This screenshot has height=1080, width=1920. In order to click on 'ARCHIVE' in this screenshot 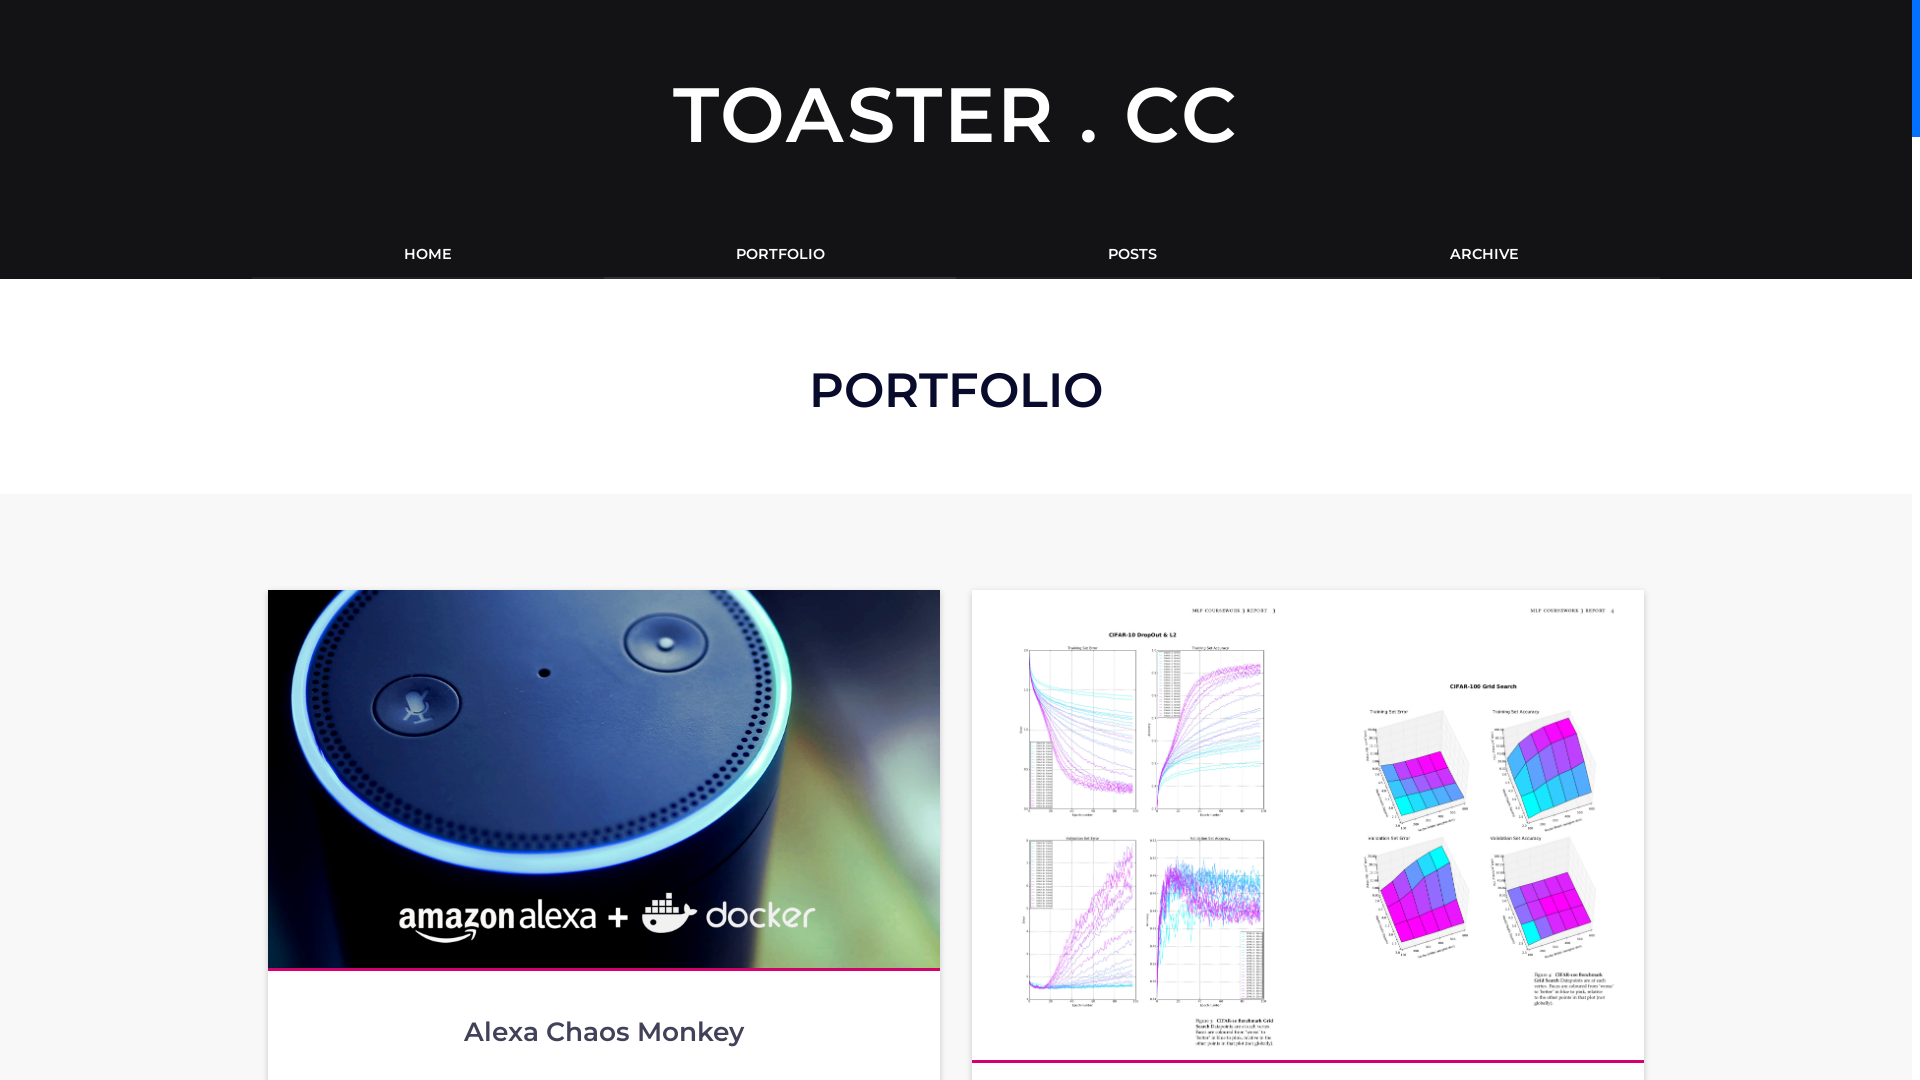, I will do `click(1483, 253)`.